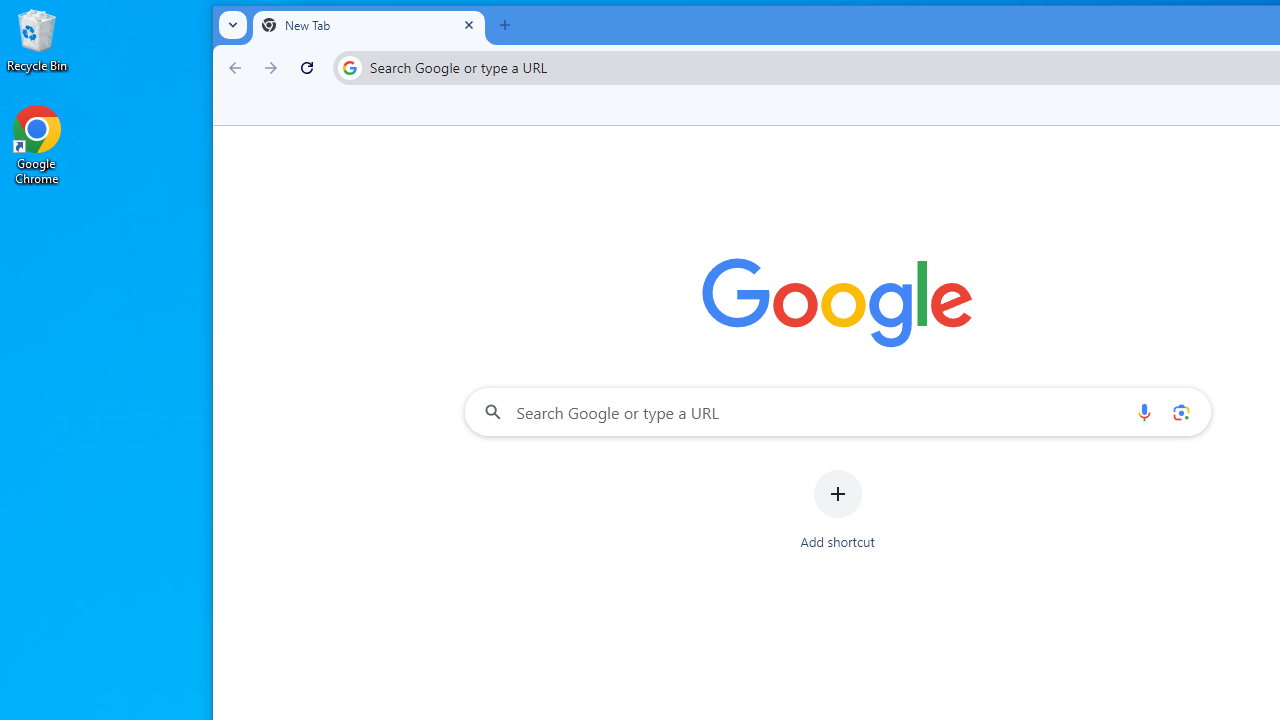 The image size is (1280, 720). I want to click on 'Recycle Bin', so click(37, 39).